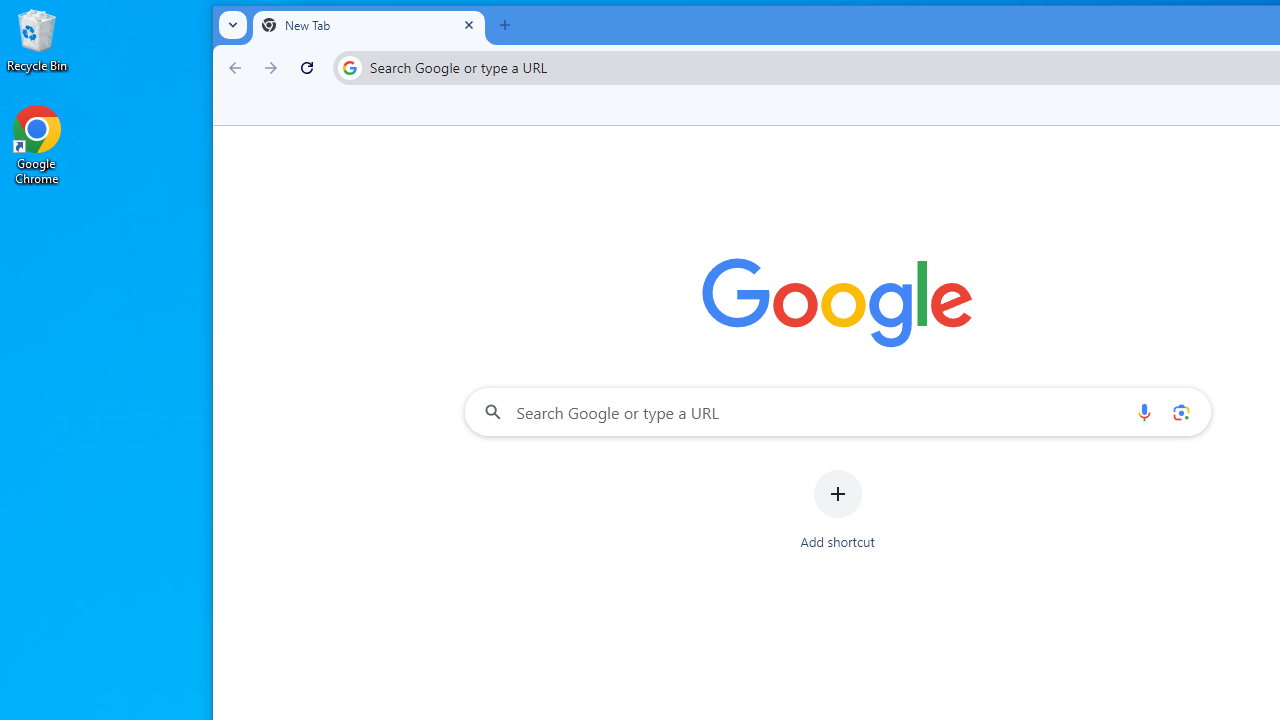 The image size is (1280, 720). I want to click on 'Recycle Bin', so click(37, 39).